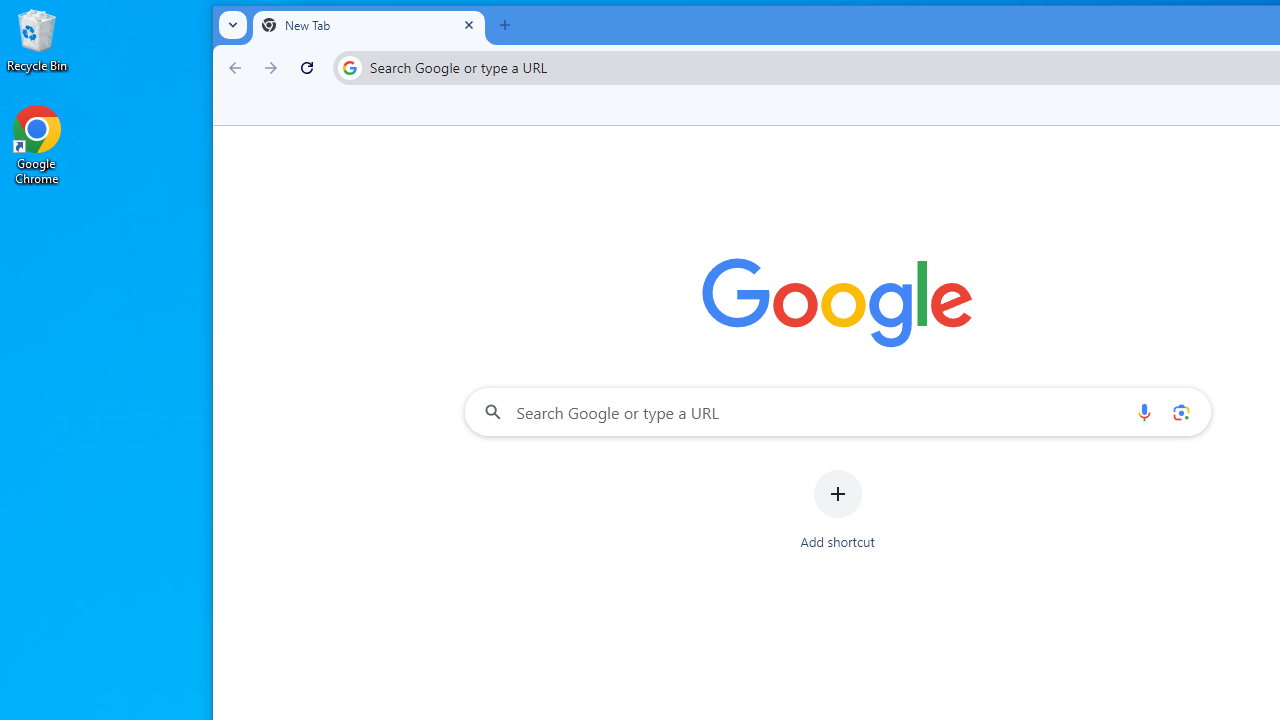 The image size is (1280, 720). I want to click on 'Recycle Bin', so click(37, 39).